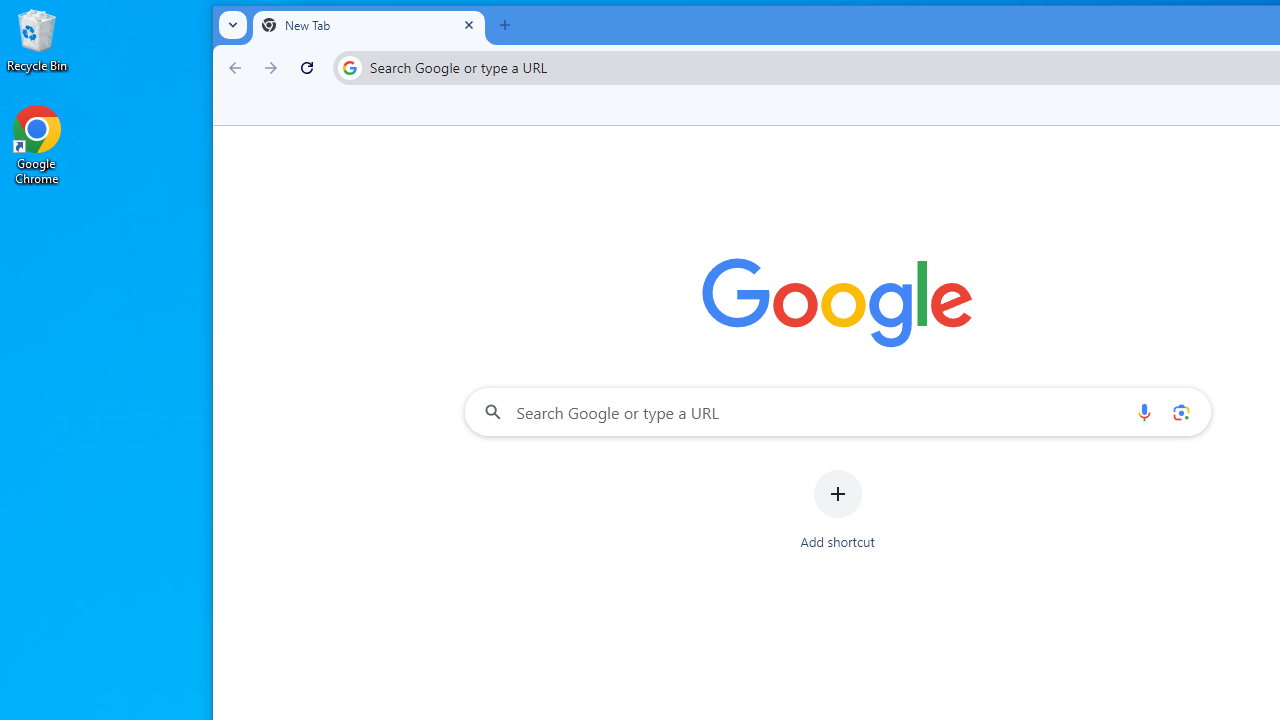 The image size is (1280, 720). I want to click on 'Recycle Bin', so click(37, 39).